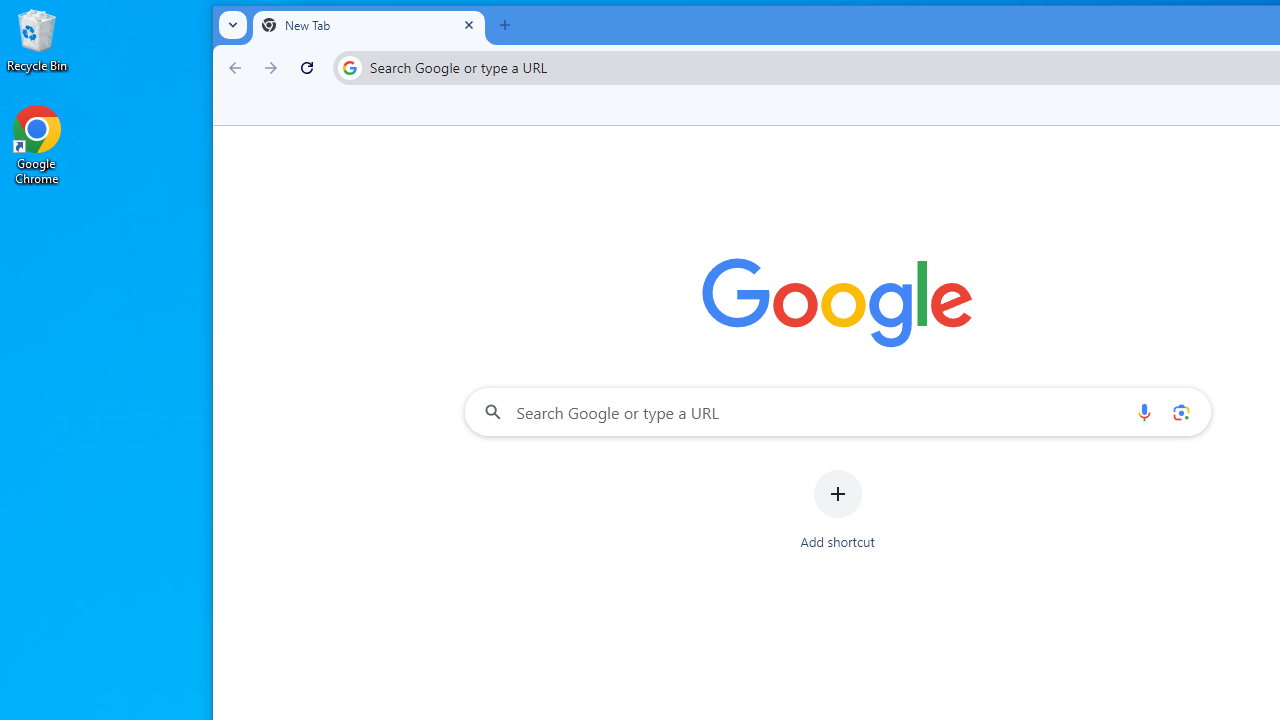 The image size is (1280, 720). I want to click on 'Recycle Bin', so click(37, 39).